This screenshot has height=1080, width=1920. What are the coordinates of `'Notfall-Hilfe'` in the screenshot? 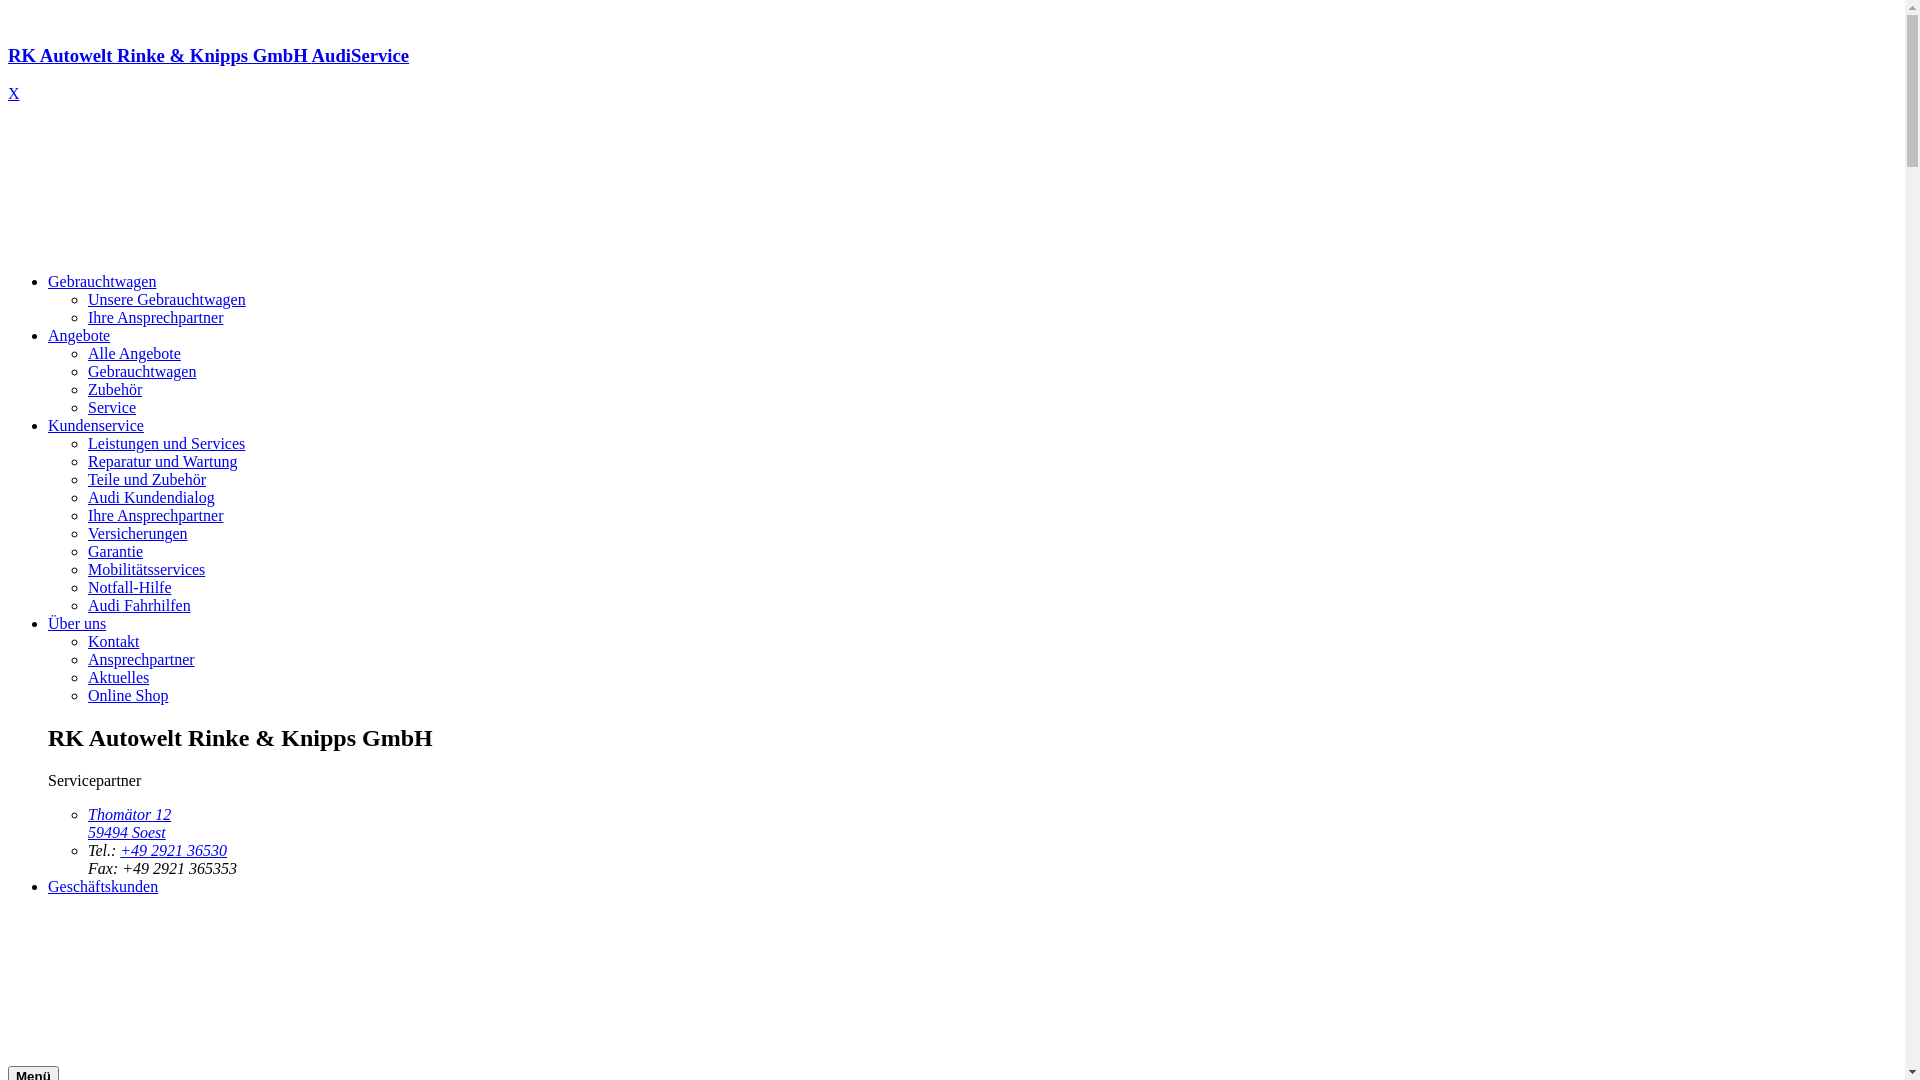 It's located at (128, 586).